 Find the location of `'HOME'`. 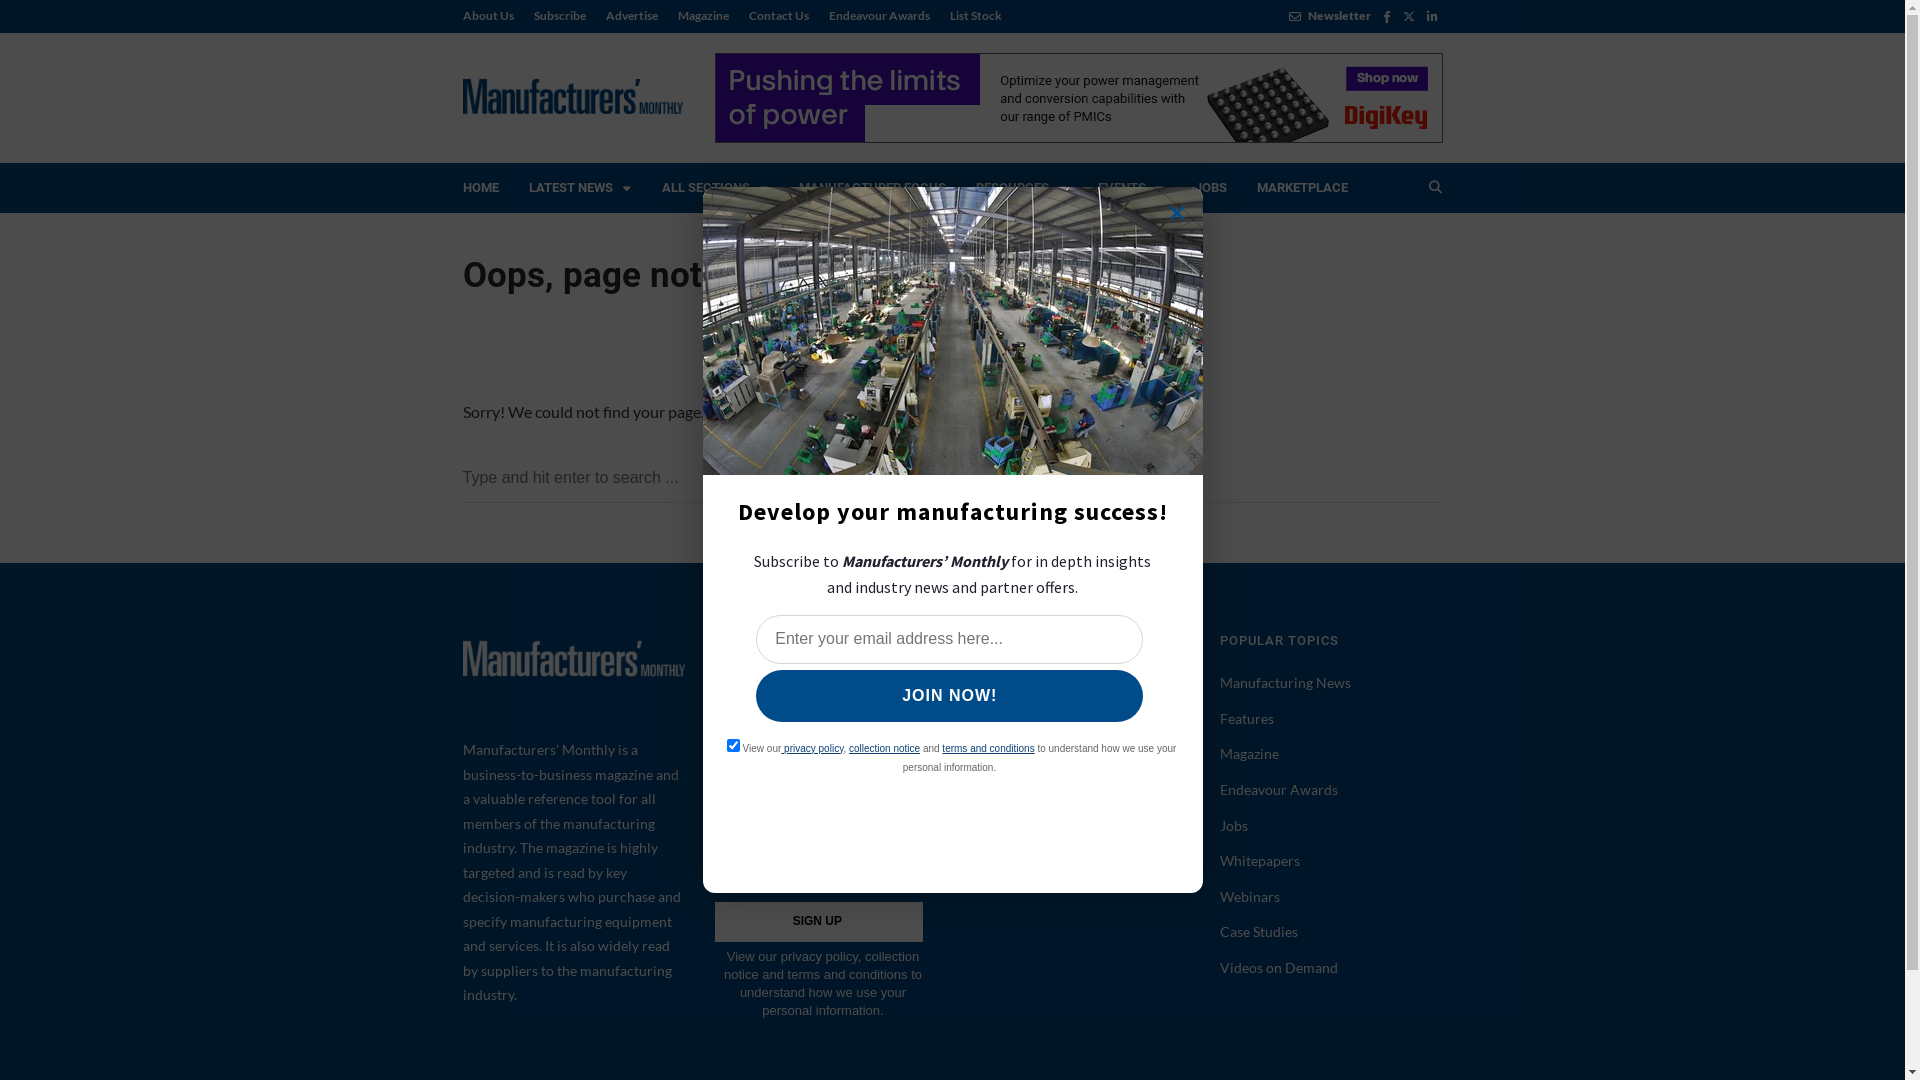

'HOME' is located at coordinates (480, 188).